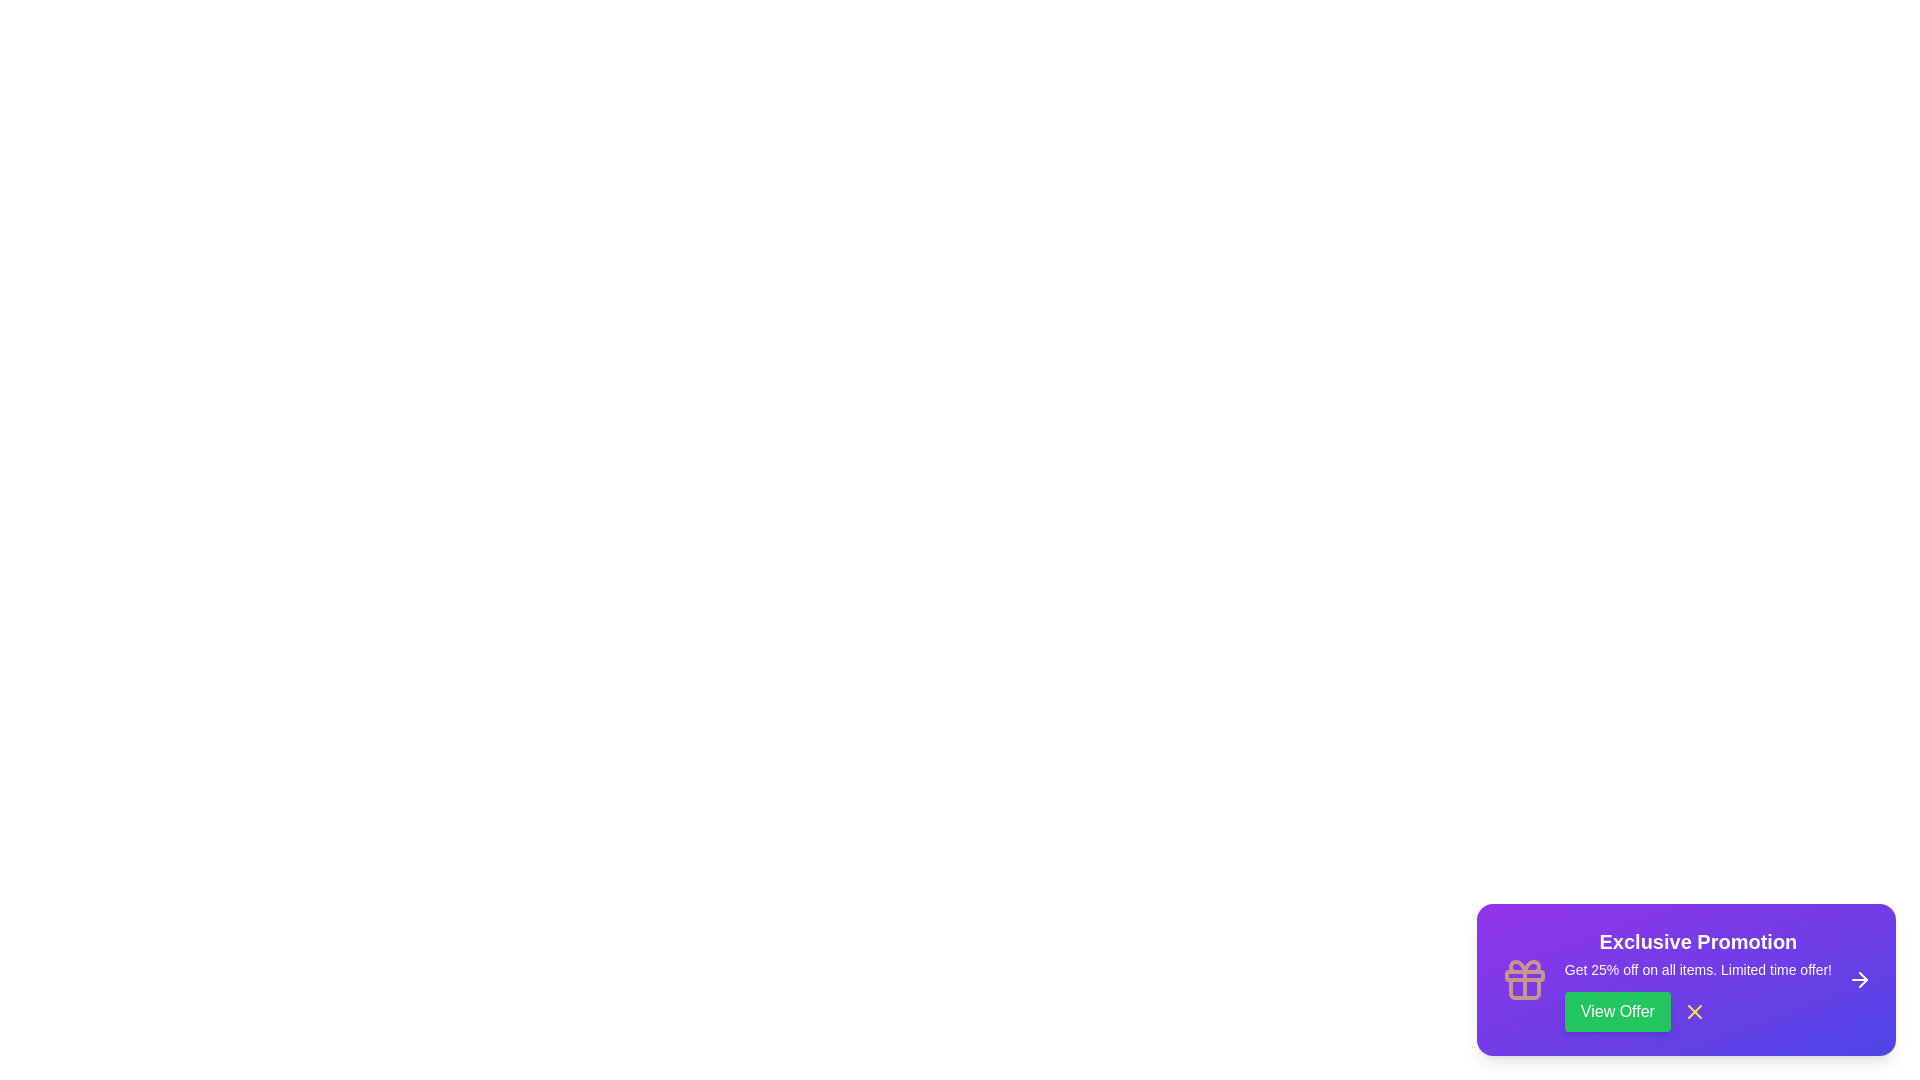  I want to click on the arrow icon to indicate navigation, so click(1859, 978).